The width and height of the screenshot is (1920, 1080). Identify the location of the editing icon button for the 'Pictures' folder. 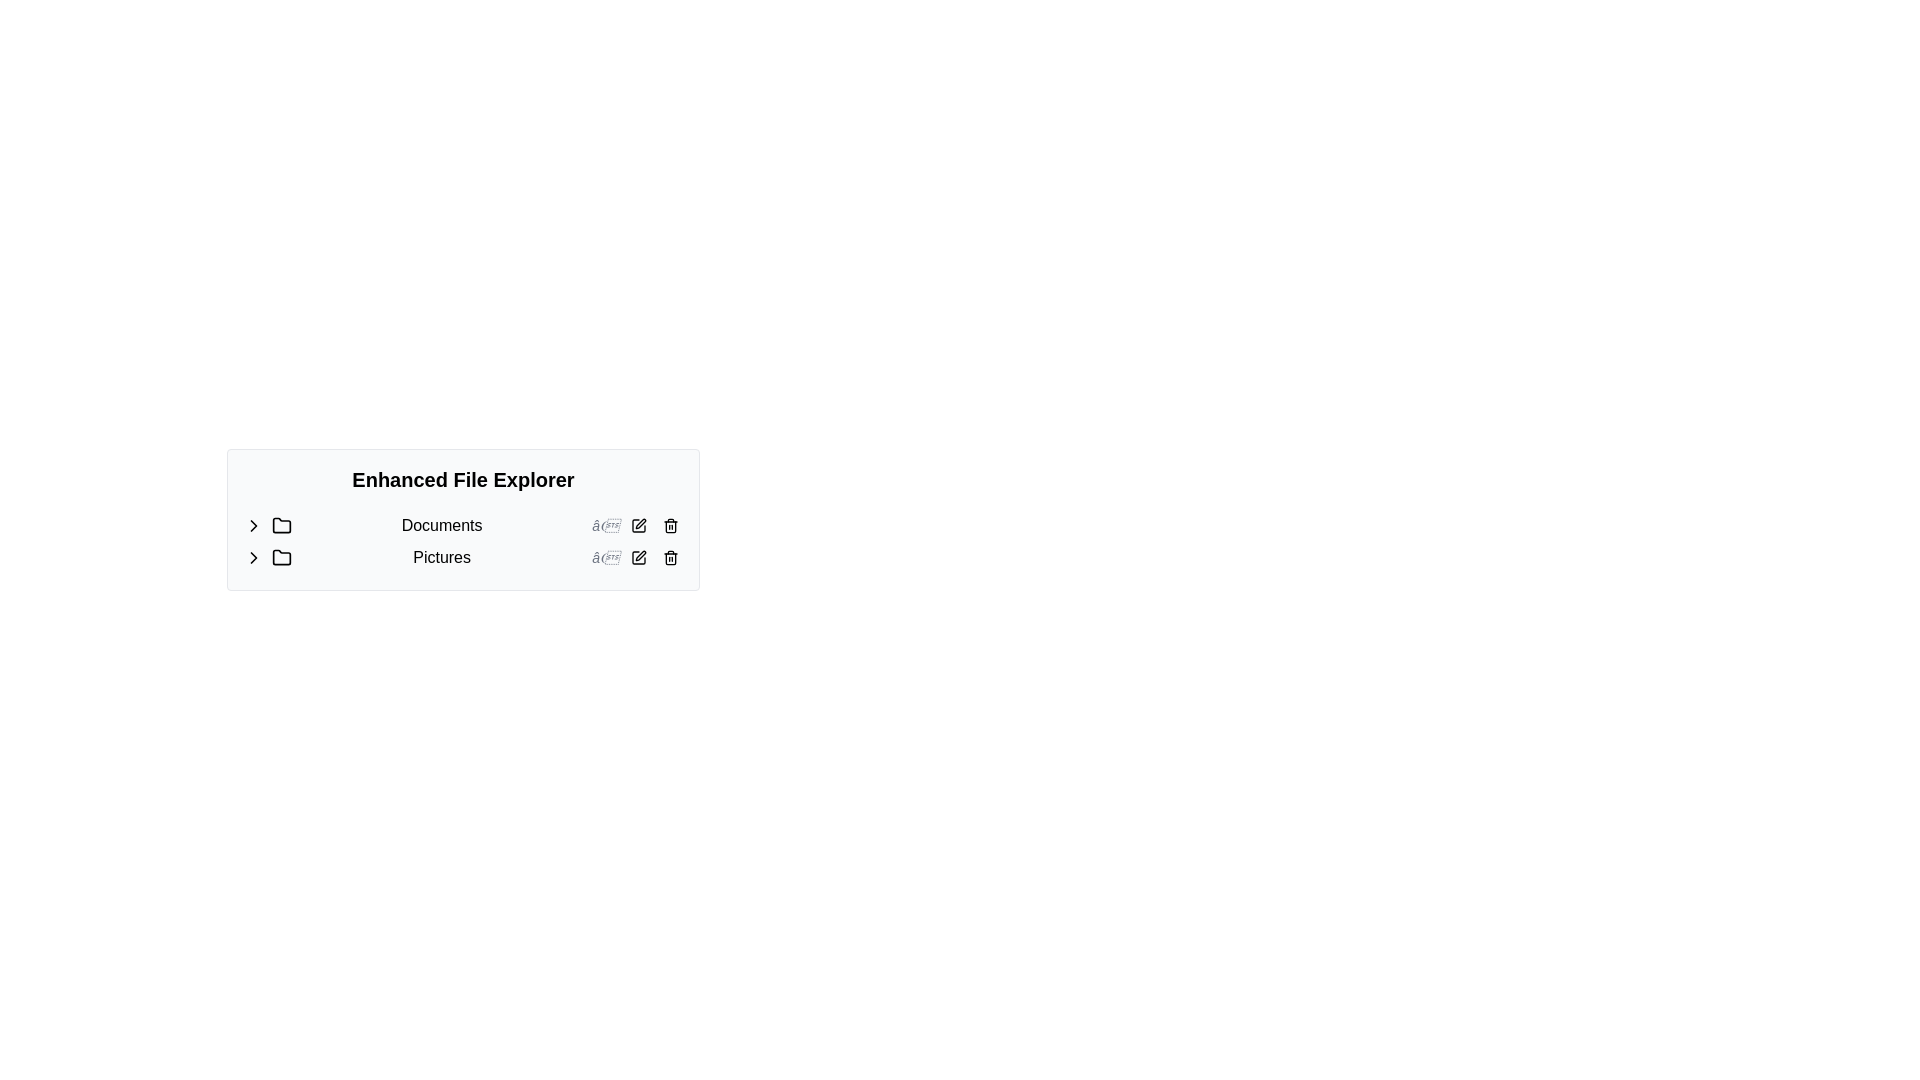
(637, 558).